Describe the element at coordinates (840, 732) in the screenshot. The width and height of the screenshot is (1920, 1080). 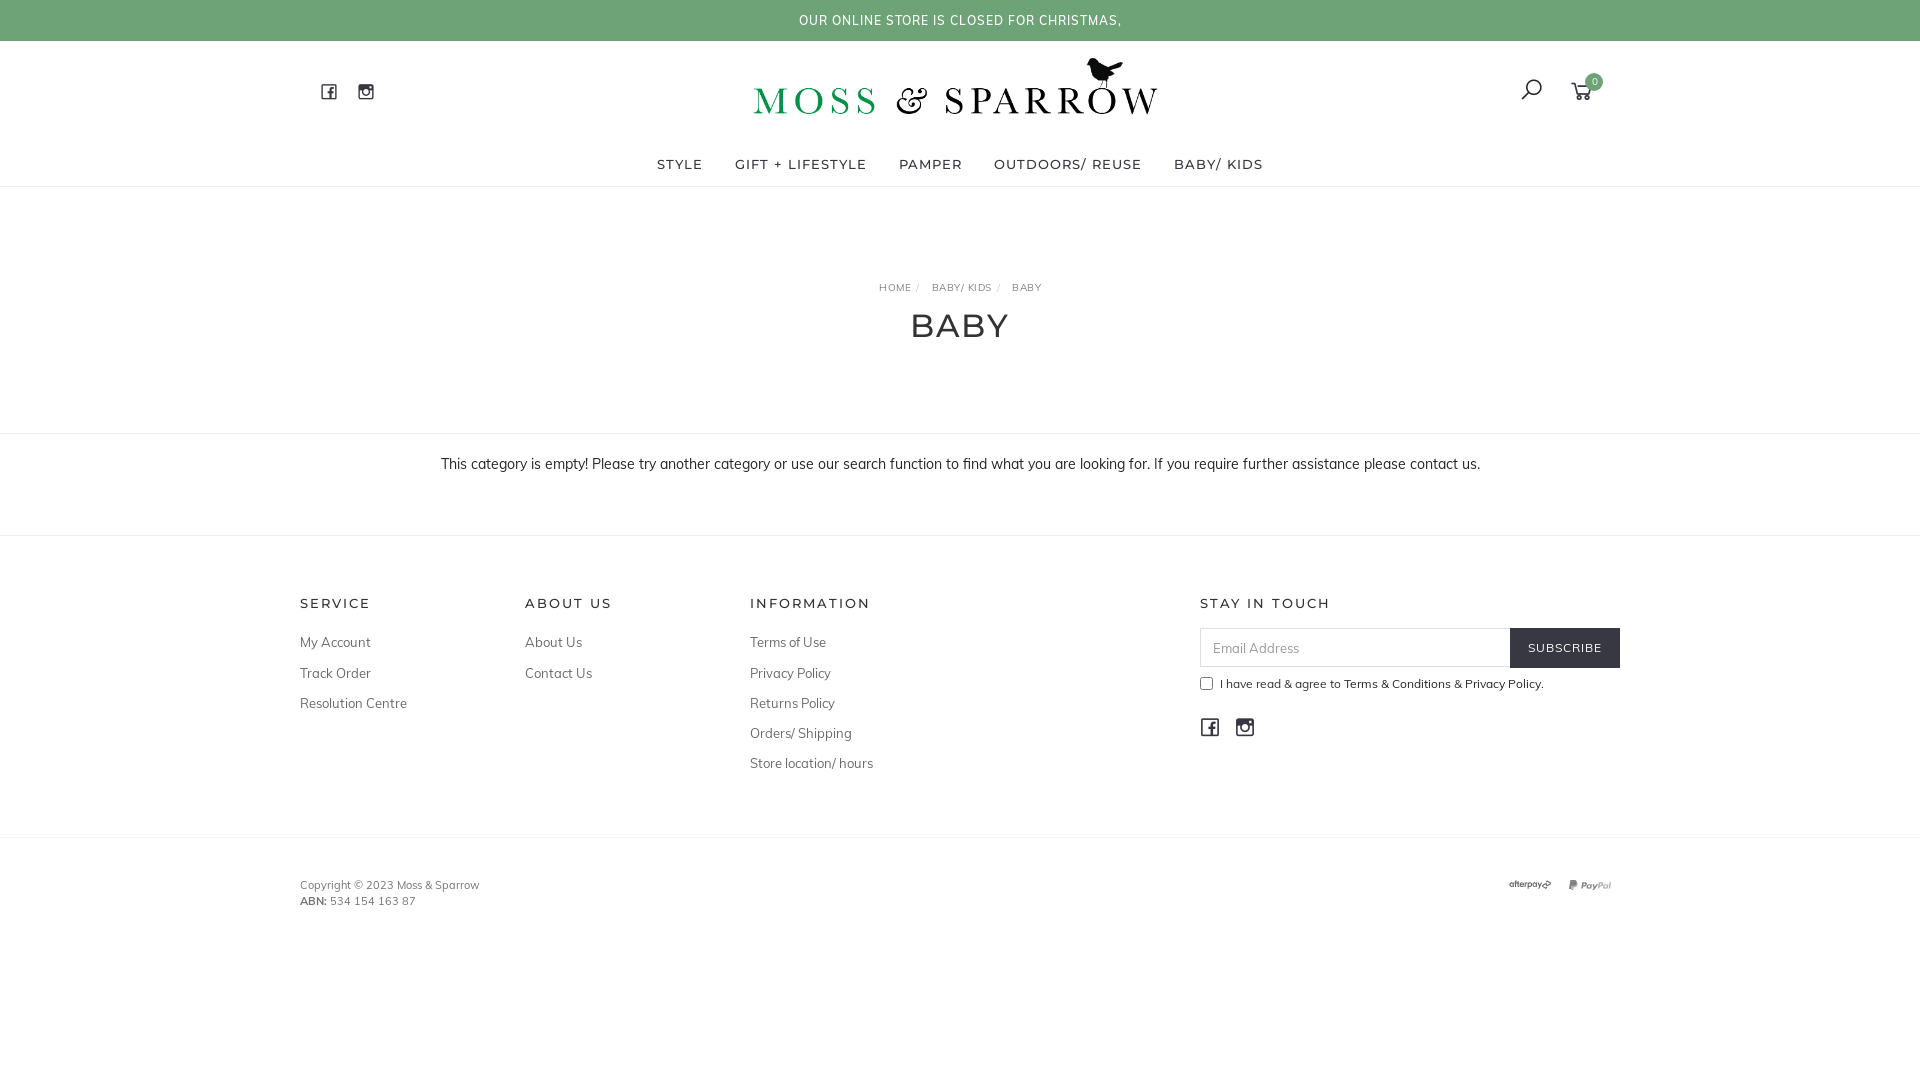
I see `'Orders/ Shipping'` at that location.